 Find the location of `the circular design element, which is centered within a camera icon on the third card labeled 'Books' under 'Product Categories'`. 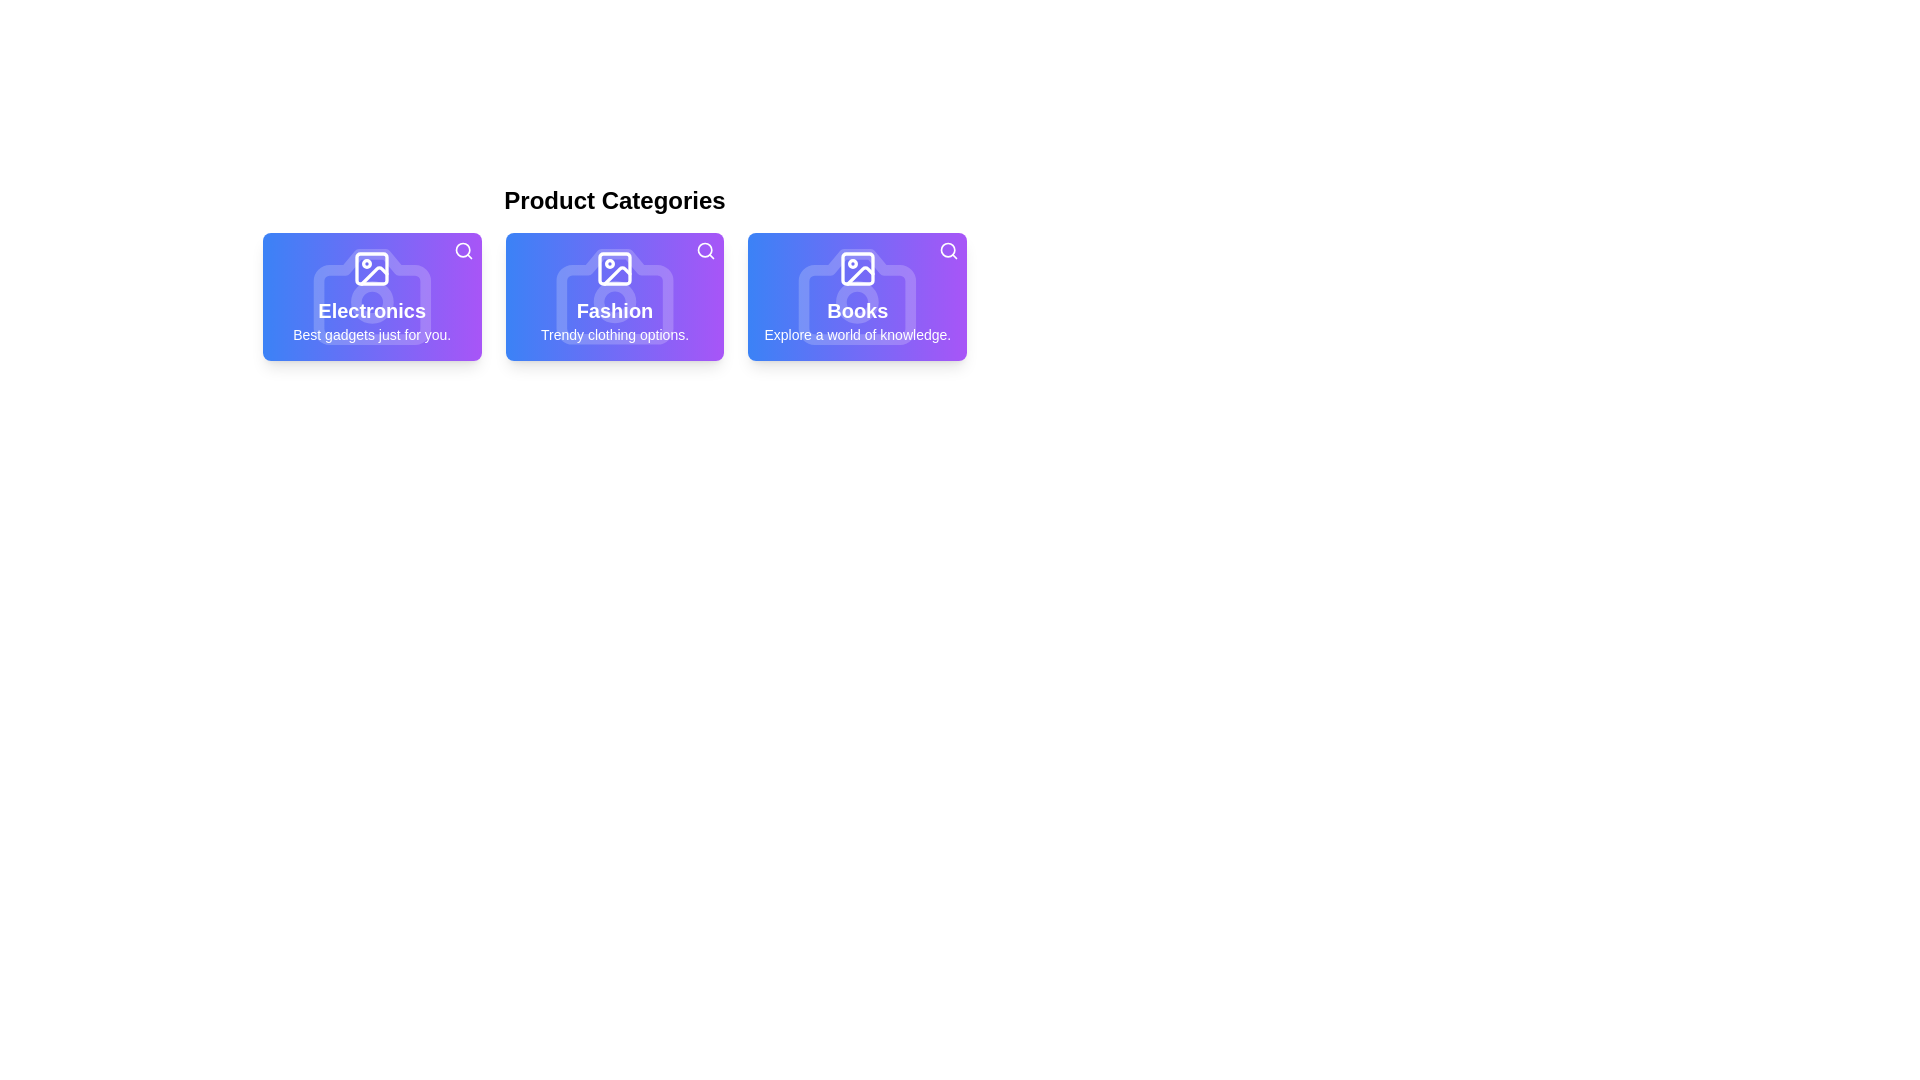

the circular design element, which is centered within a camera icon on the third card labeled 'Books' under 'Product Categories' is located at coordinates (857, 302).